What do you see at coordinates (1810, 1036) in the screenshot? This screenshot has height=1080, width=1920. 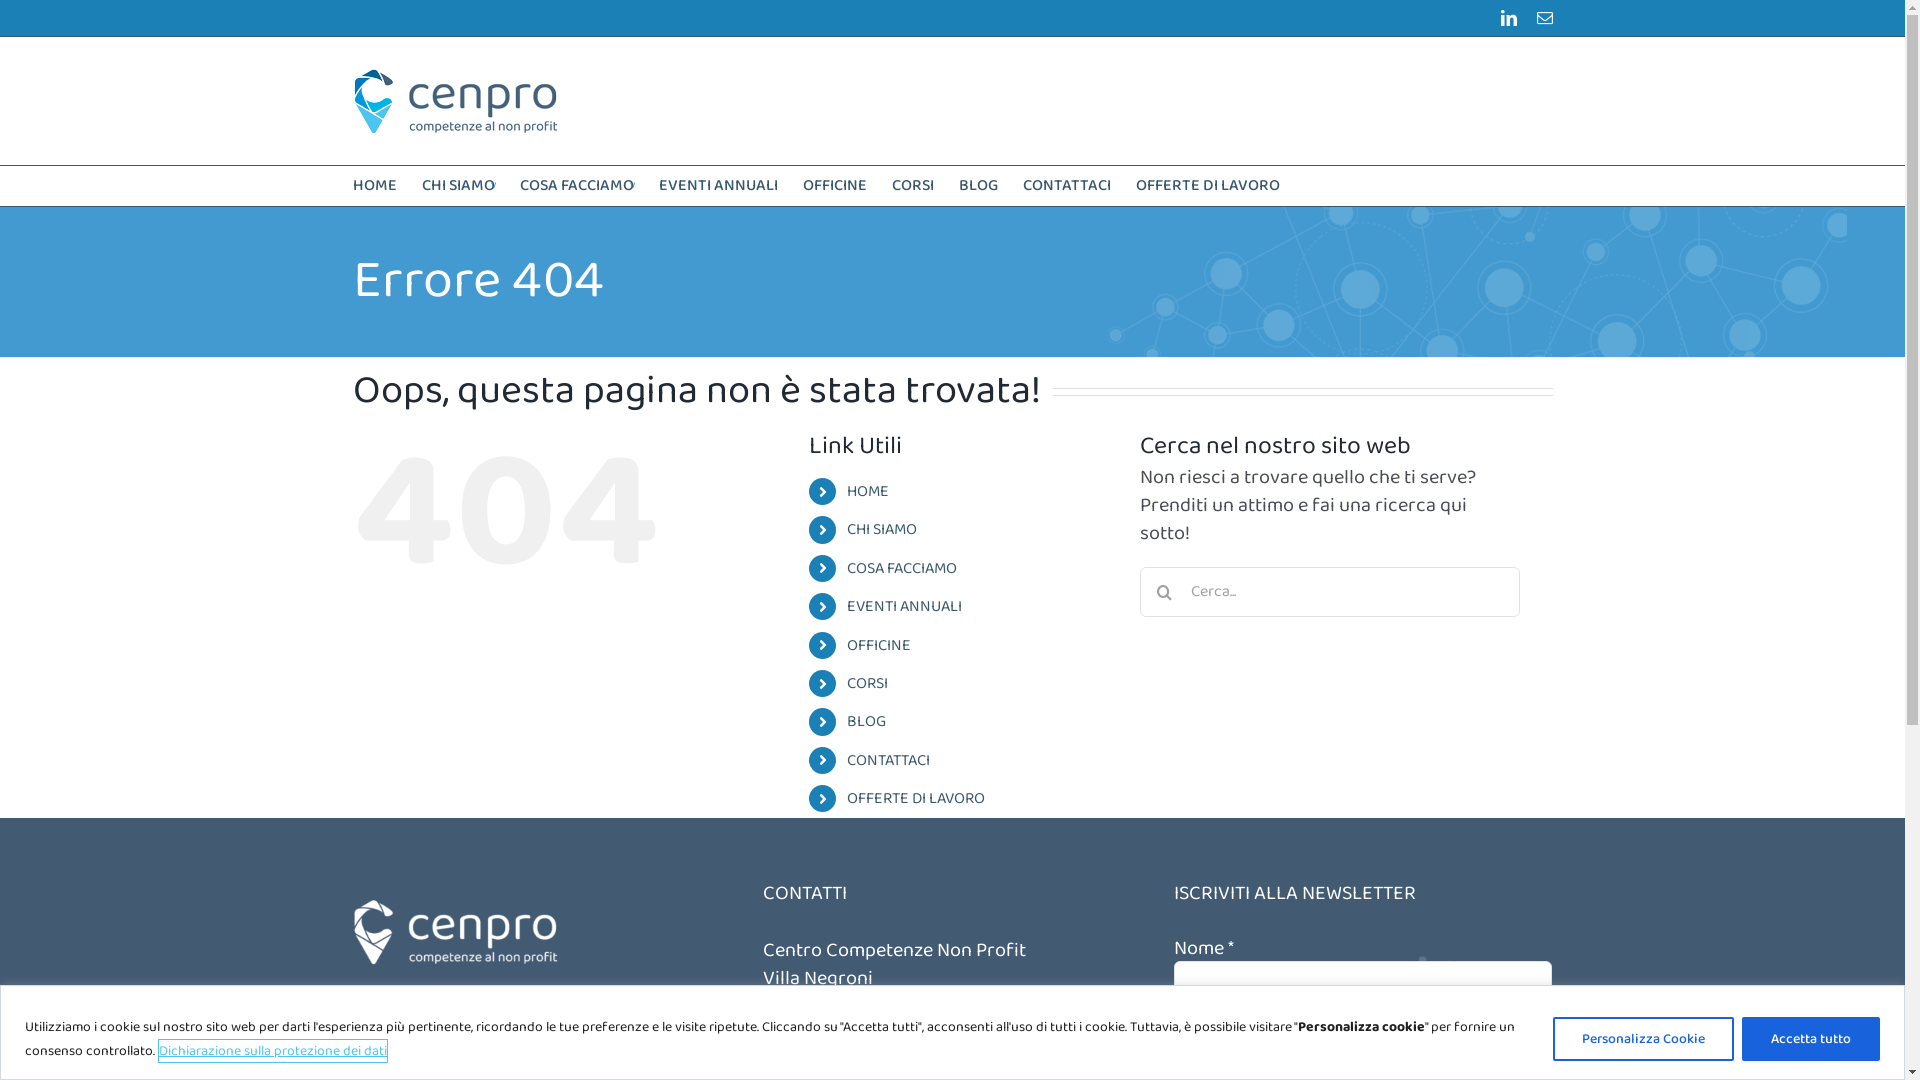 I see `'Accetta tutto'` at bounding box center [1810, 1036].